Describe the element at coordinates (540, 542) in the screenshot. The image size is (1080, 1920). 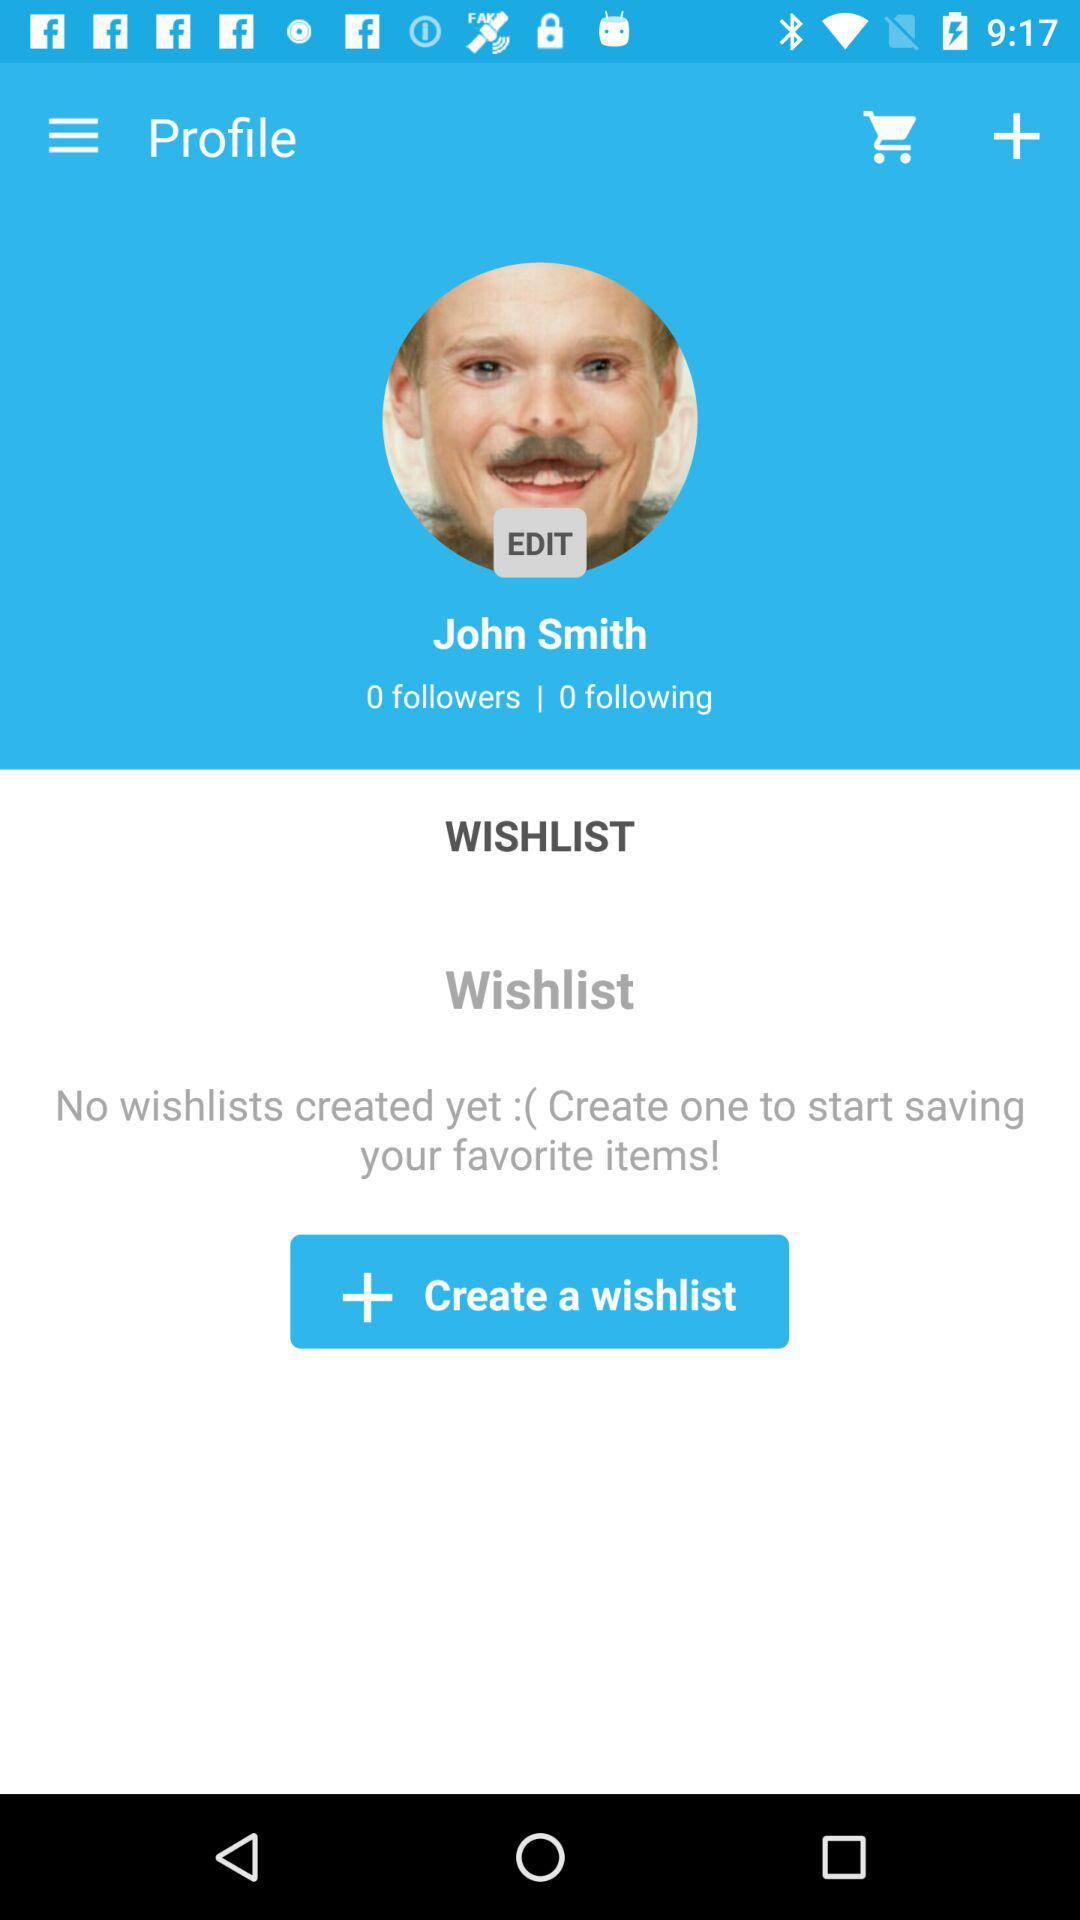
I see `the edit` at that location.